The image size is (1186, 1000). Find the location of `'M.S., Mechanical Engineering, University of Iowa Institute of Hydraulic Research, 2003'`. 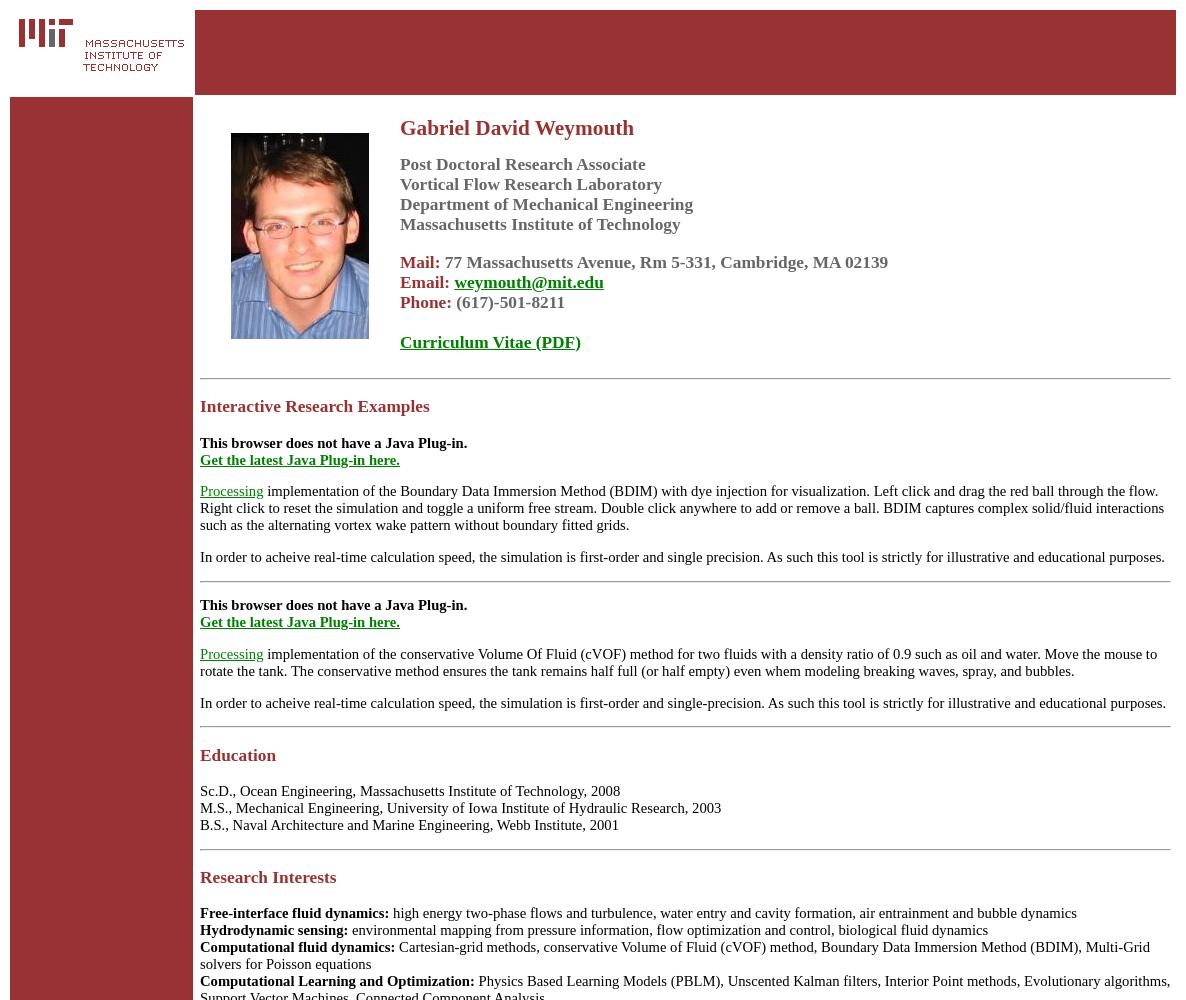

'M.S., Mechanical Engineering, University of Iowa Institute of Hydraulic Research, 2003' is located at coordinates (460, 807).